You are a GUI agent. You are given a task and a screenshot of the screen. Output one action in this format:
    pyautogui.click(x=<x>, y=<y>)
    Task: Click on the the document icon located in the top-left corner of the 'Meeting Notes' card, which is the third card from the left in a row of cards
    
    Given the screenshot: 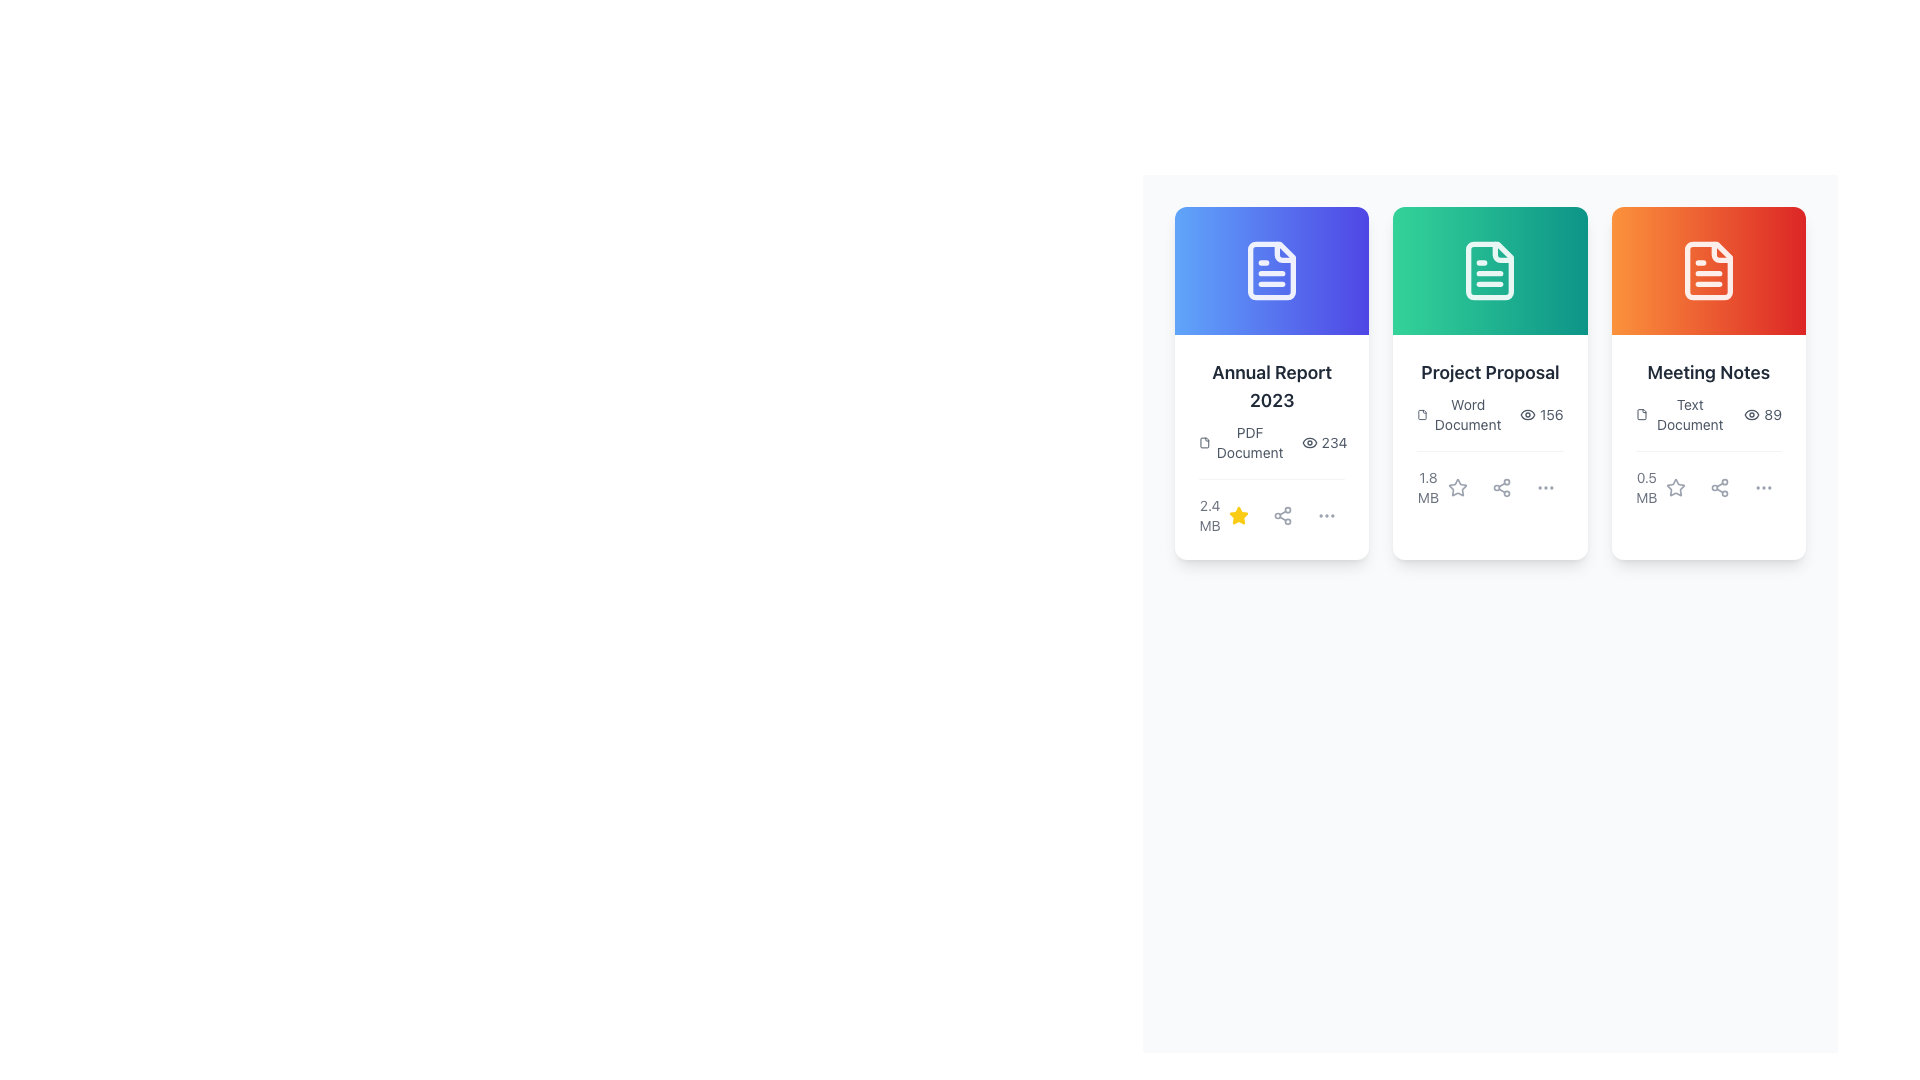 What is the action you would take?
    pyautogui.click(x=1641, y=414)
    